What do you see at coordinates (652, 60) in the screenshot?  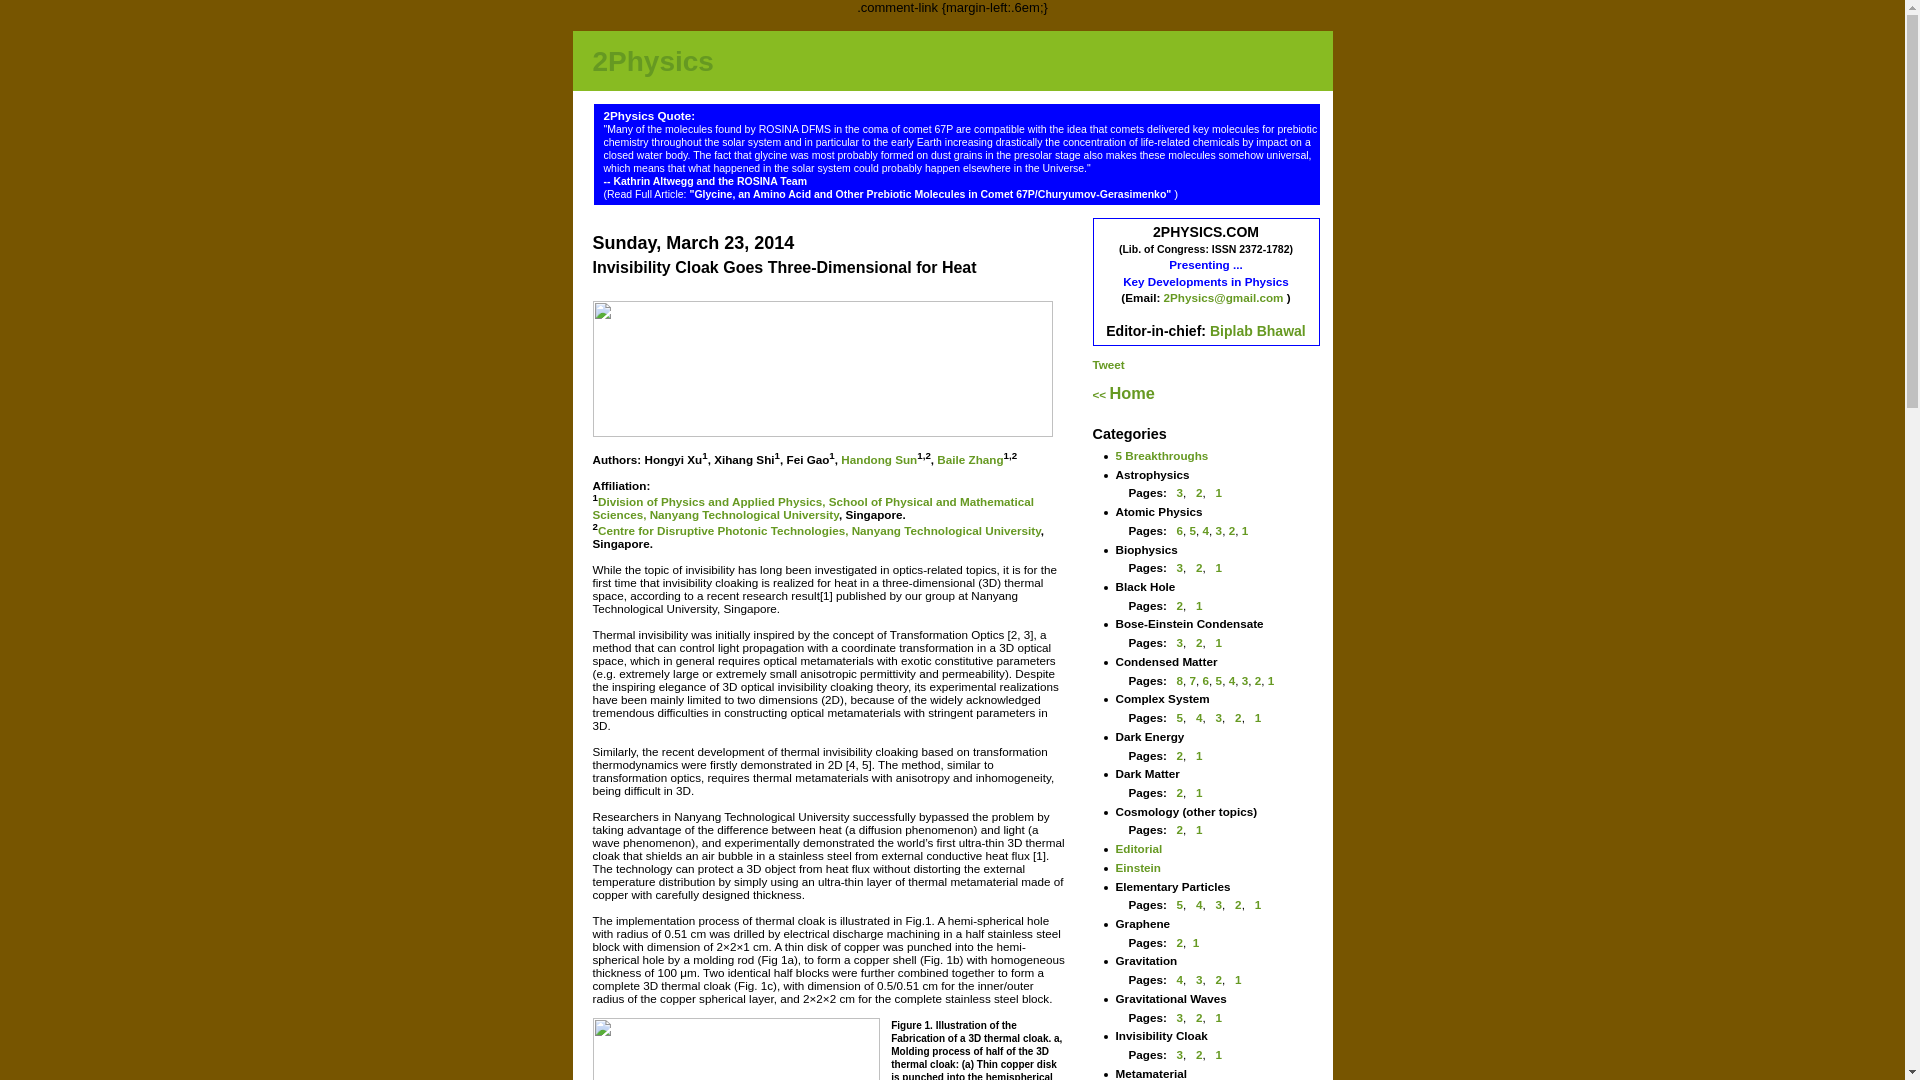 I see `'2Physics'` at bounding box center [652, 60].